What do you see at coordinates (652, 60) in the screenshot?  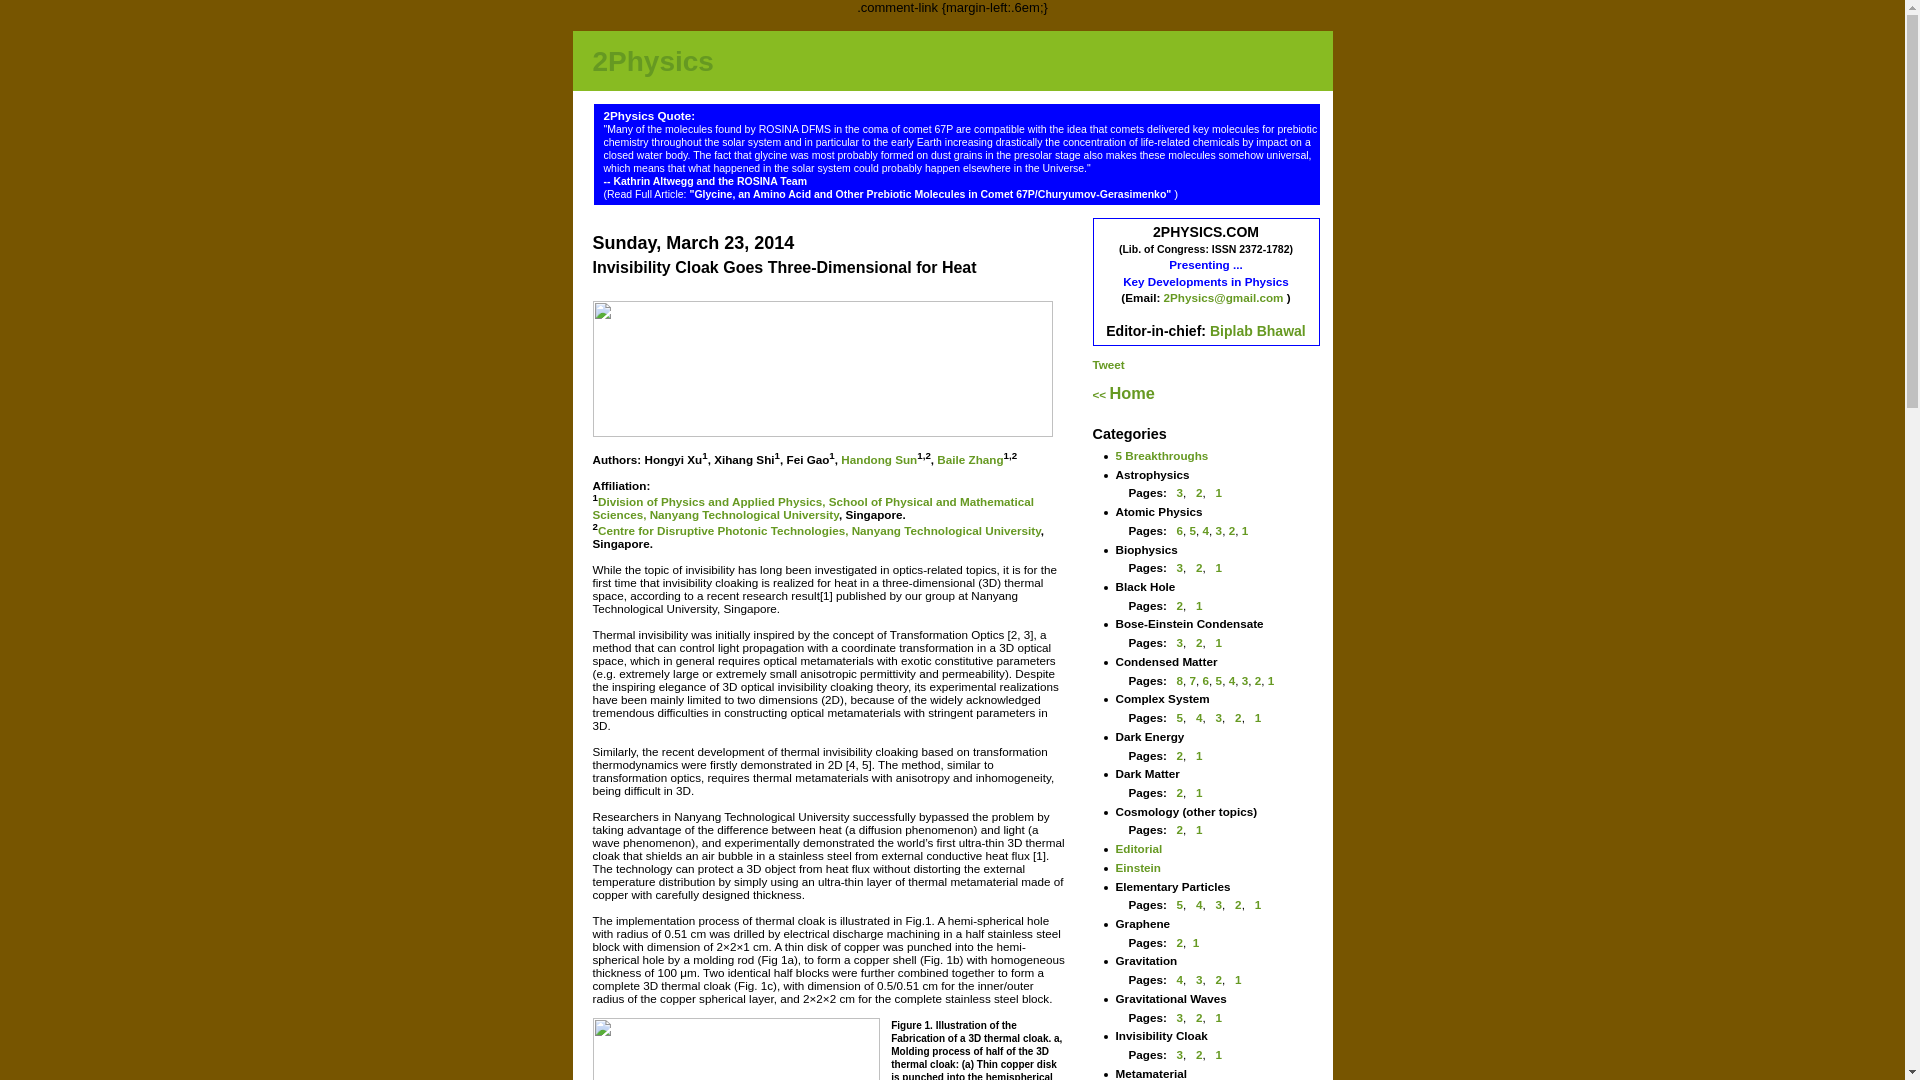 I see `'2Physics'` at bounding box center [652, 60].